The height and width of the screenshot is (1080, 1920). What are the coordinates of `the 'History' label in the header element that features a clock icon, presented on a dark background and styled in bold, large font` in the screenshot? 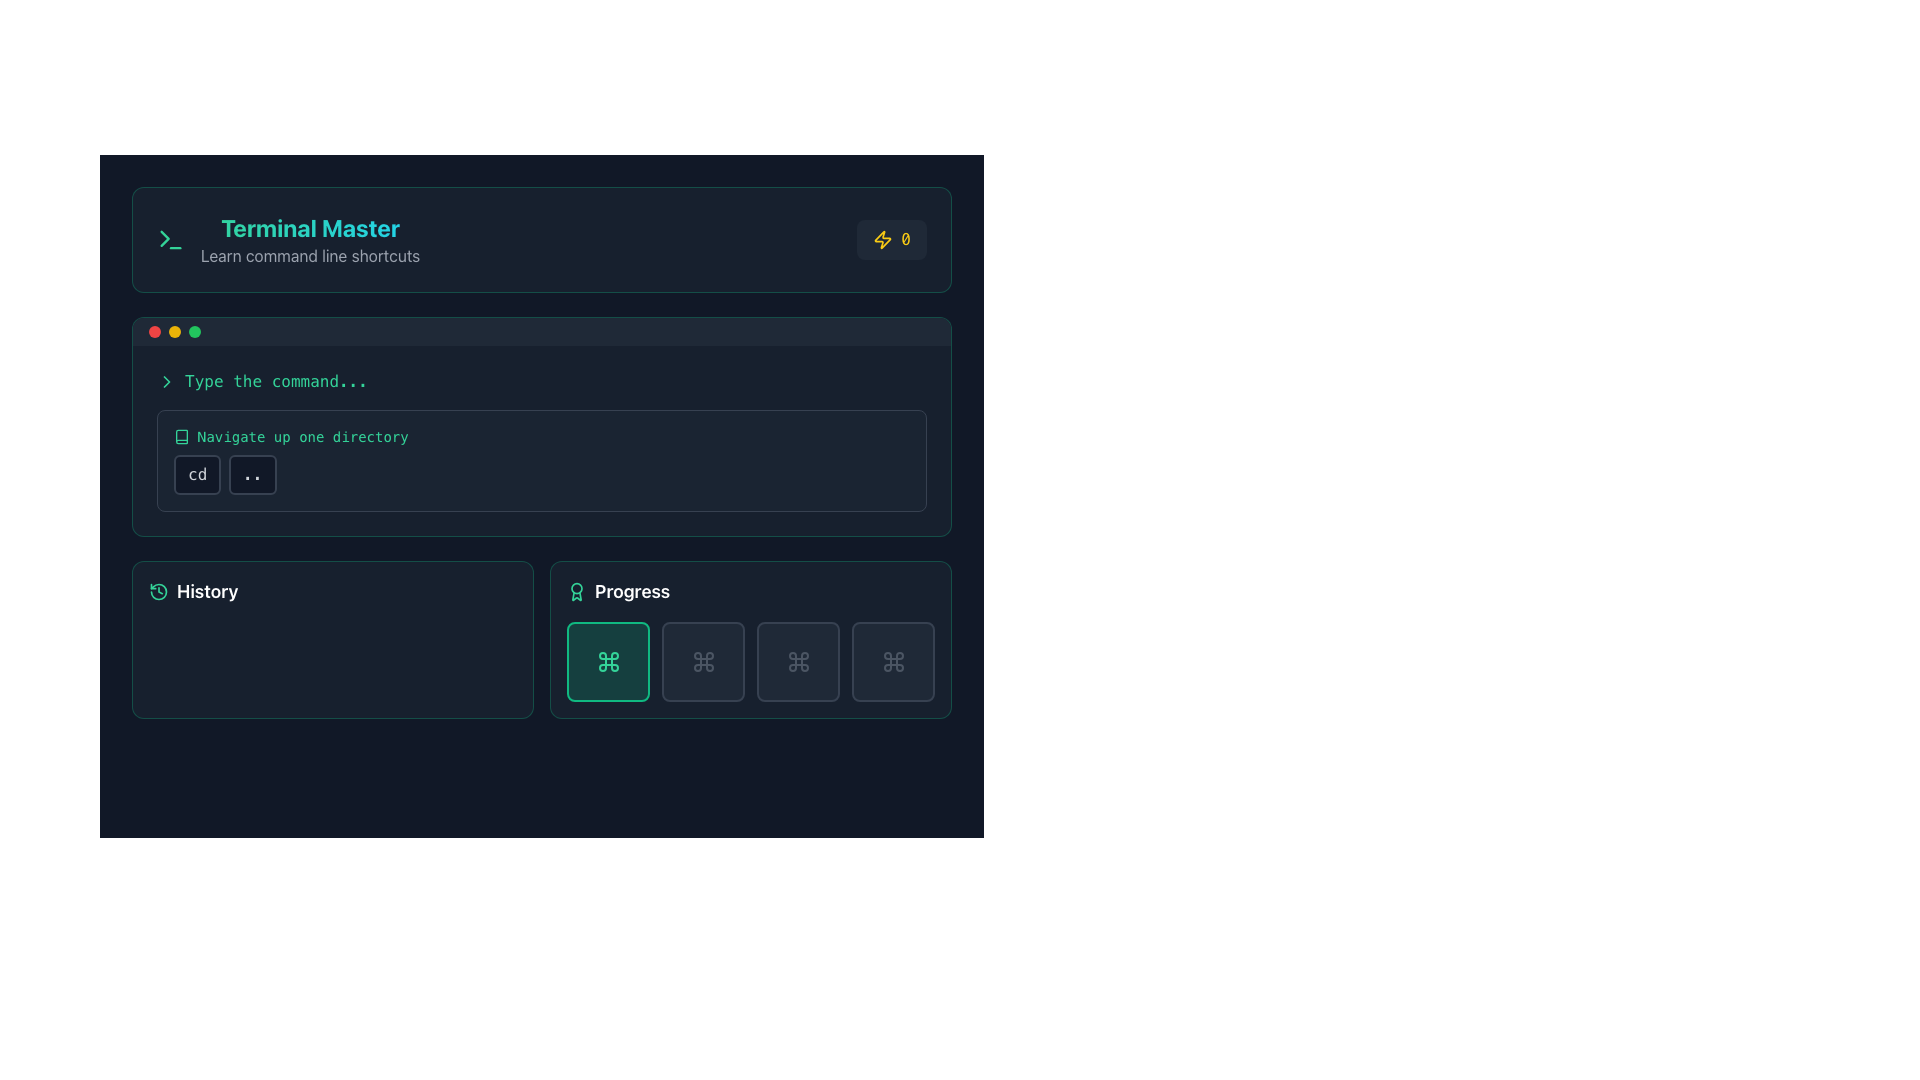 It's located at (332, 590).